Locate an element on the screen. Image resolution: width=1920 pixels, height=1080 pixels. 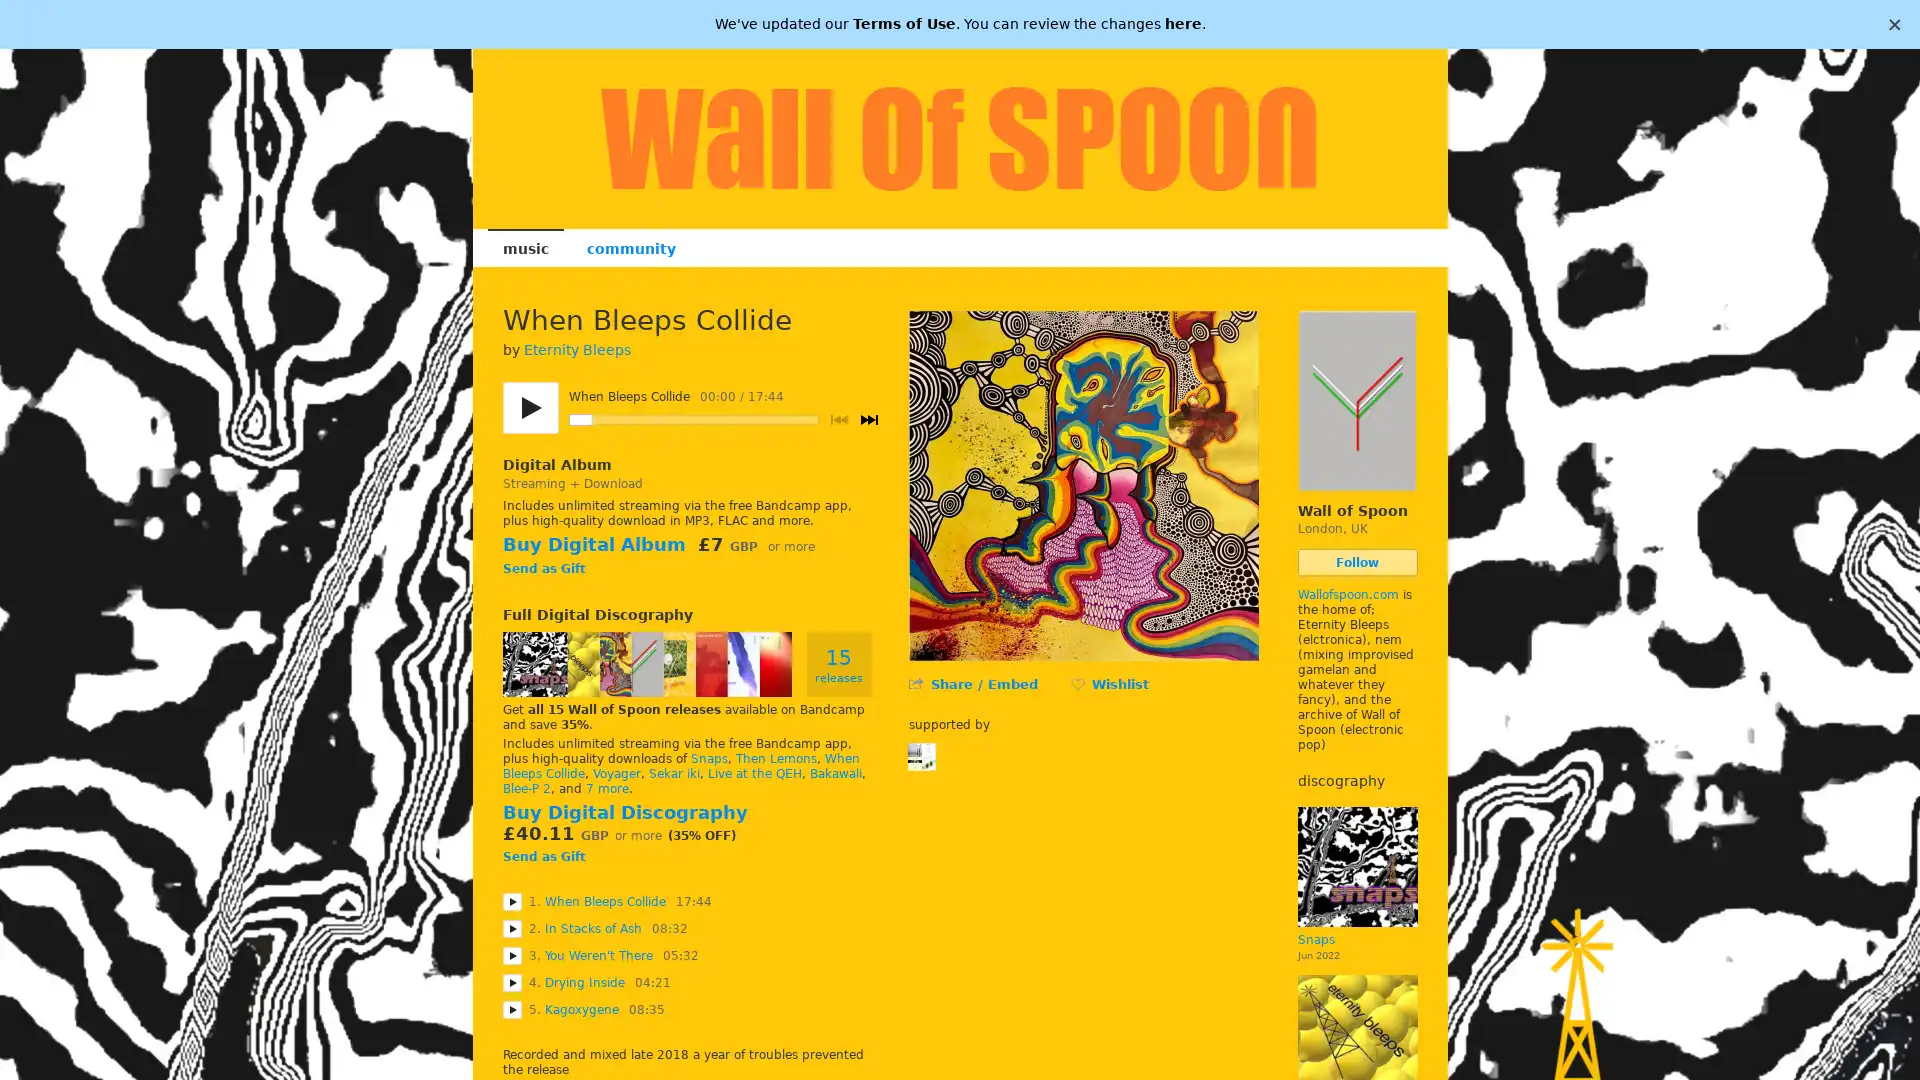
Share / Embed is located at coordinates (983, 683).